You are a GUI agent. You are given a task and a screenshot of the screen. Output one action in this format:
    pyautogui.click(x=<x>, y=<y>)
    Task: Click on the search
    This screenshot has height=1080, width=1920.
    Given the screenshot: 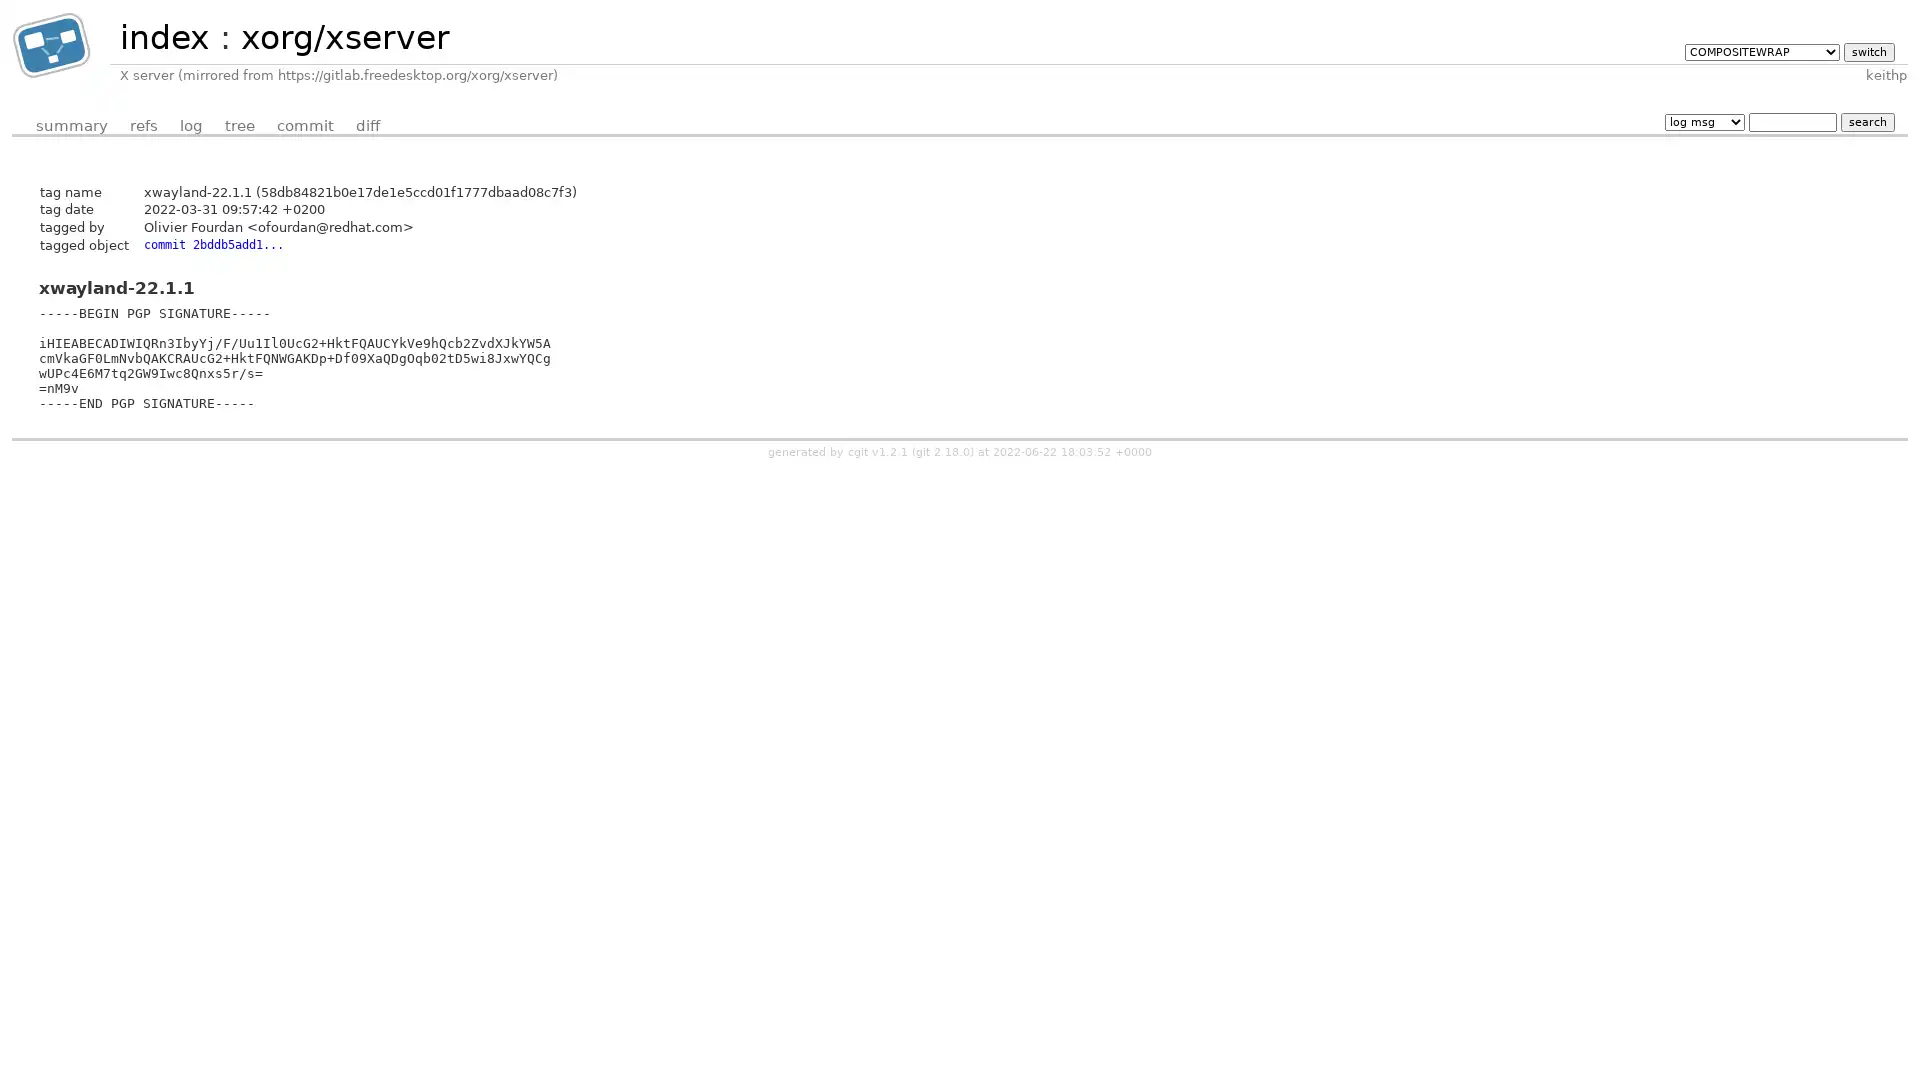 What is the action you would take?
    pyautogui.click(x=1866, y=121)
    